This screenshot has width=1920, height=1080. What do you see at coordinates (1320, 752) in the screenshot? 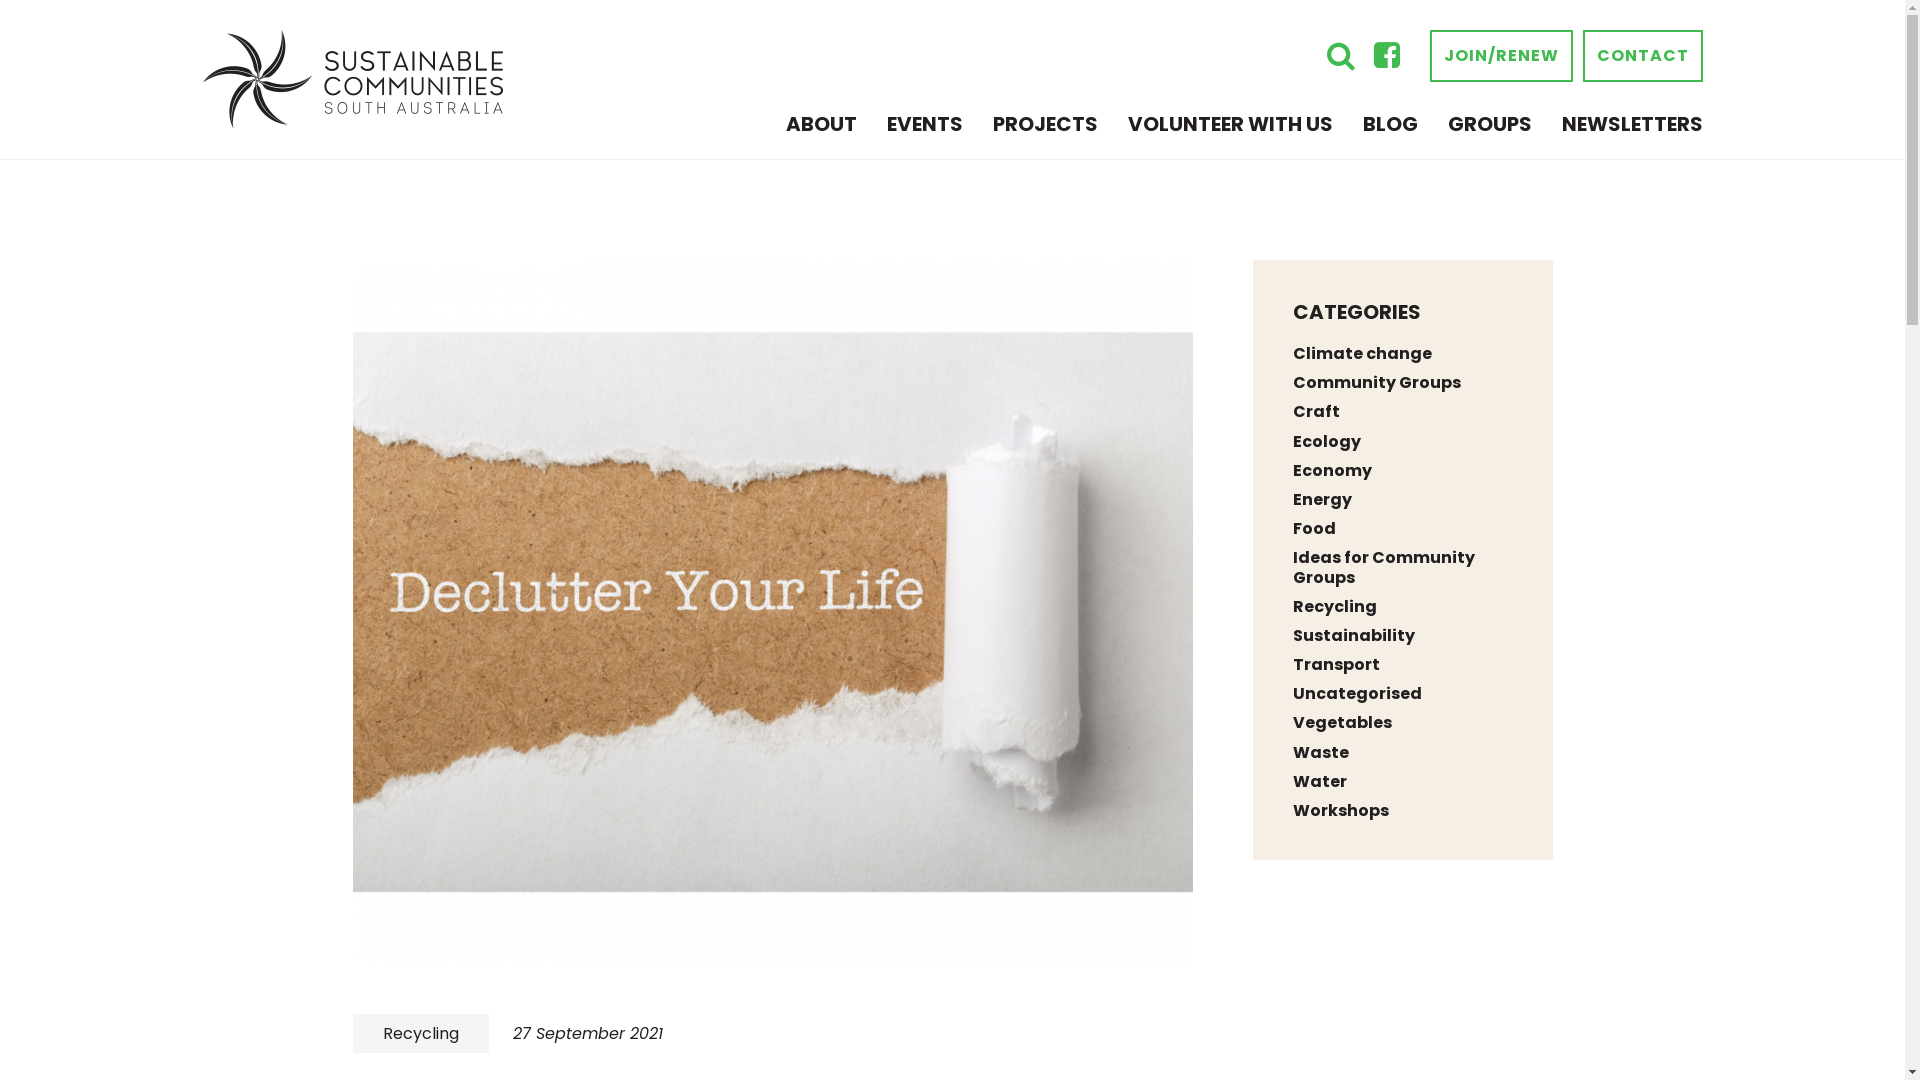
I see `'Waste'` at bounding box center [1320, 752].